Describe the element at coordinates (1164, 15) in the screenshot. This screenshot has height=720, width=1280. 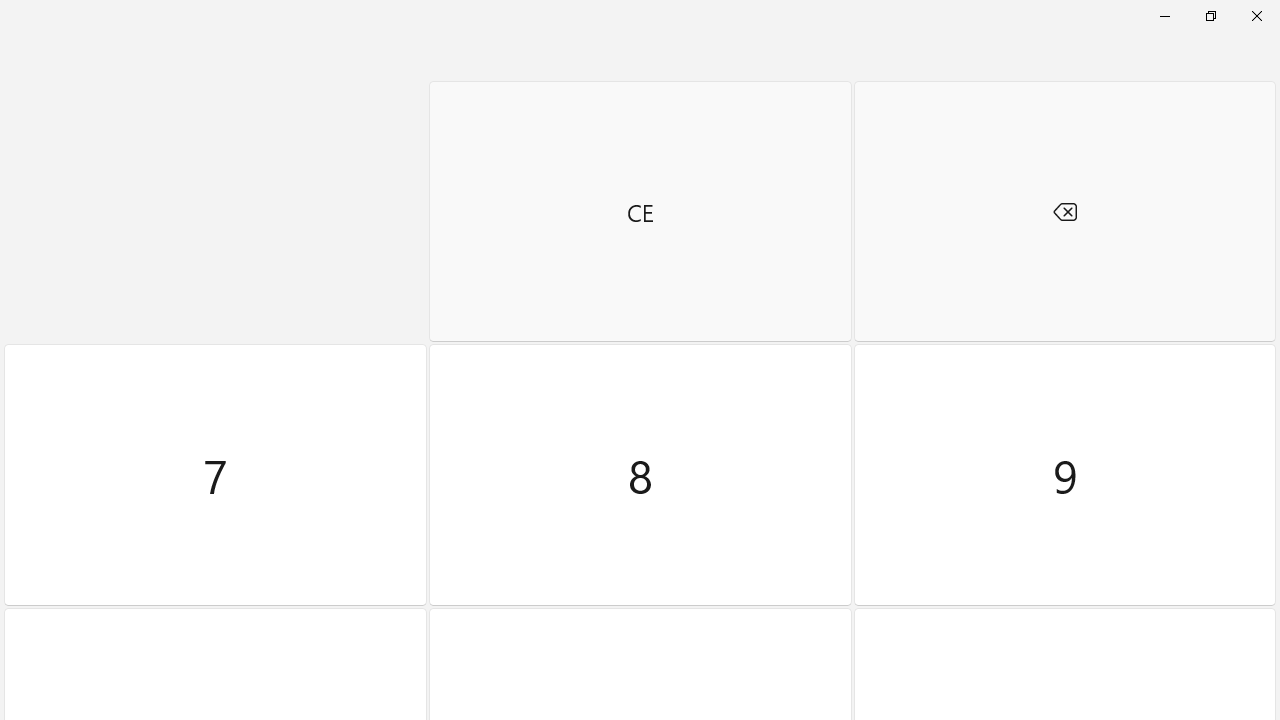
I see `'Minimize Calculator'` at that location.